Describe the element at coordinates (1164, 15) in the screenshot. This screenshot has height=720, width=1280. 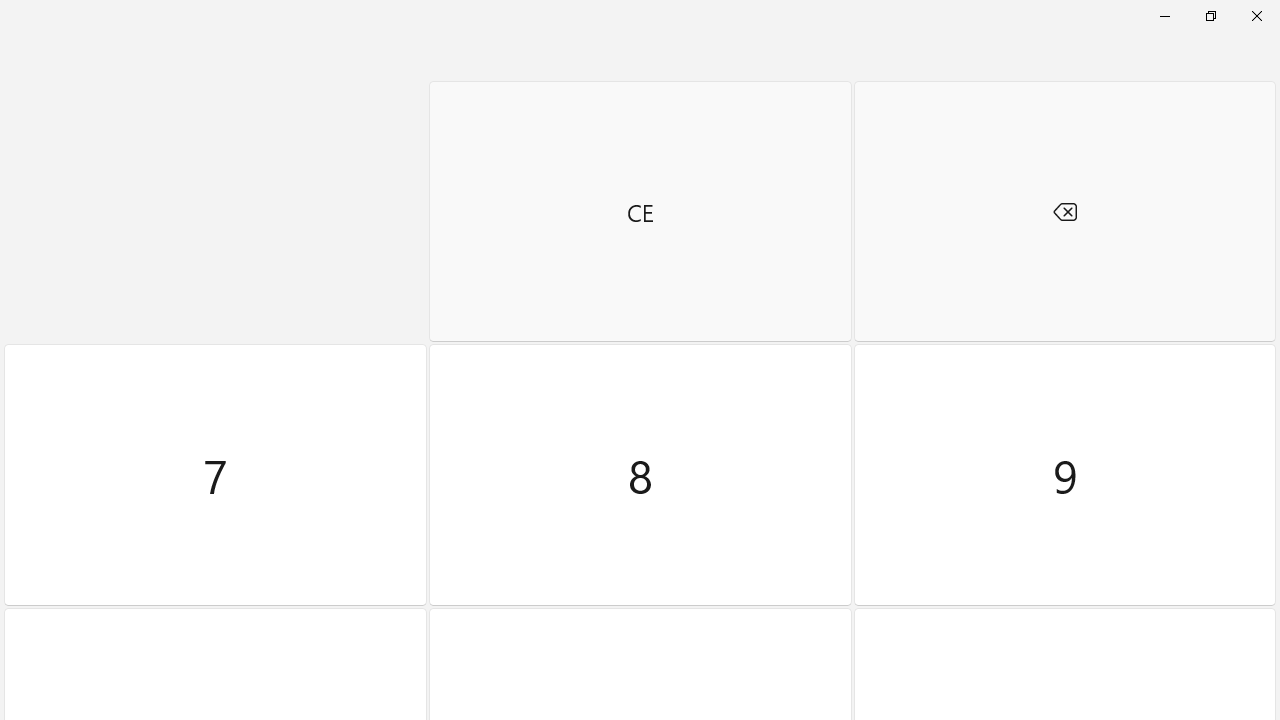
I see `'Minimize Calculator'` at that location.